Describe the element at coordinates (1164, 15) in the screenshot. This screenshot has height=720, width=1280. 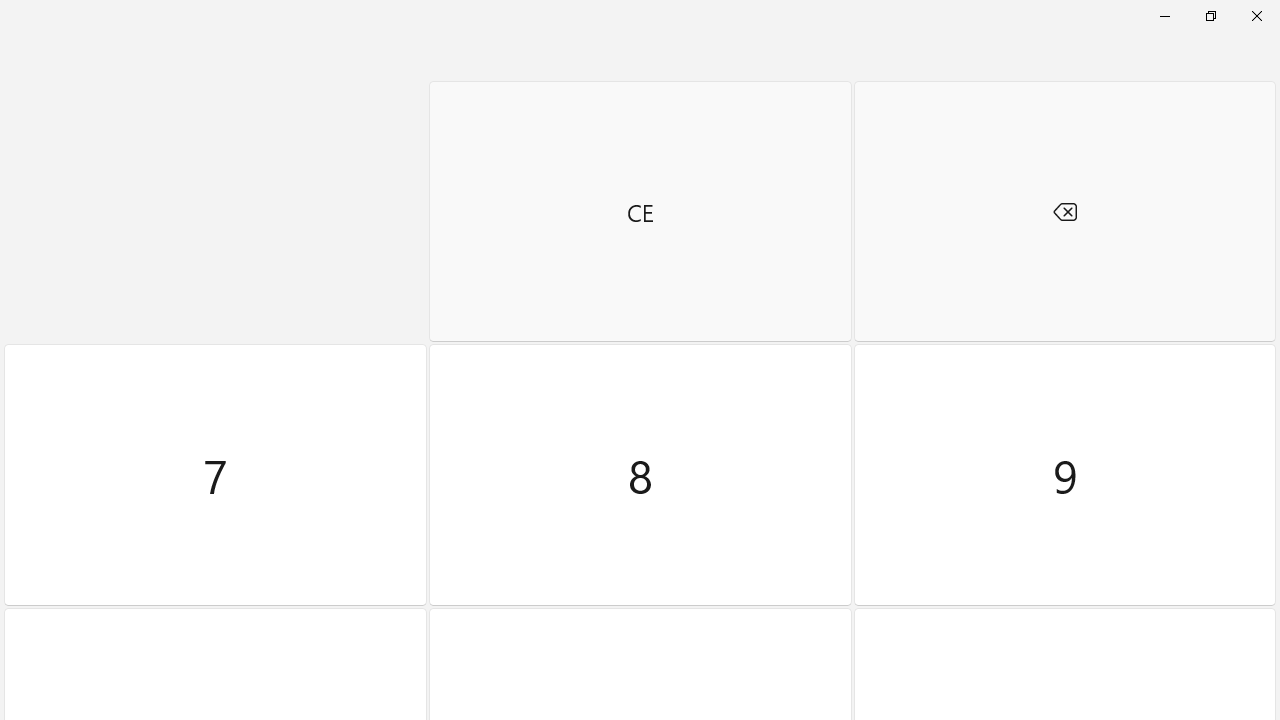
I see `'Minimize Calculator'` at that location.